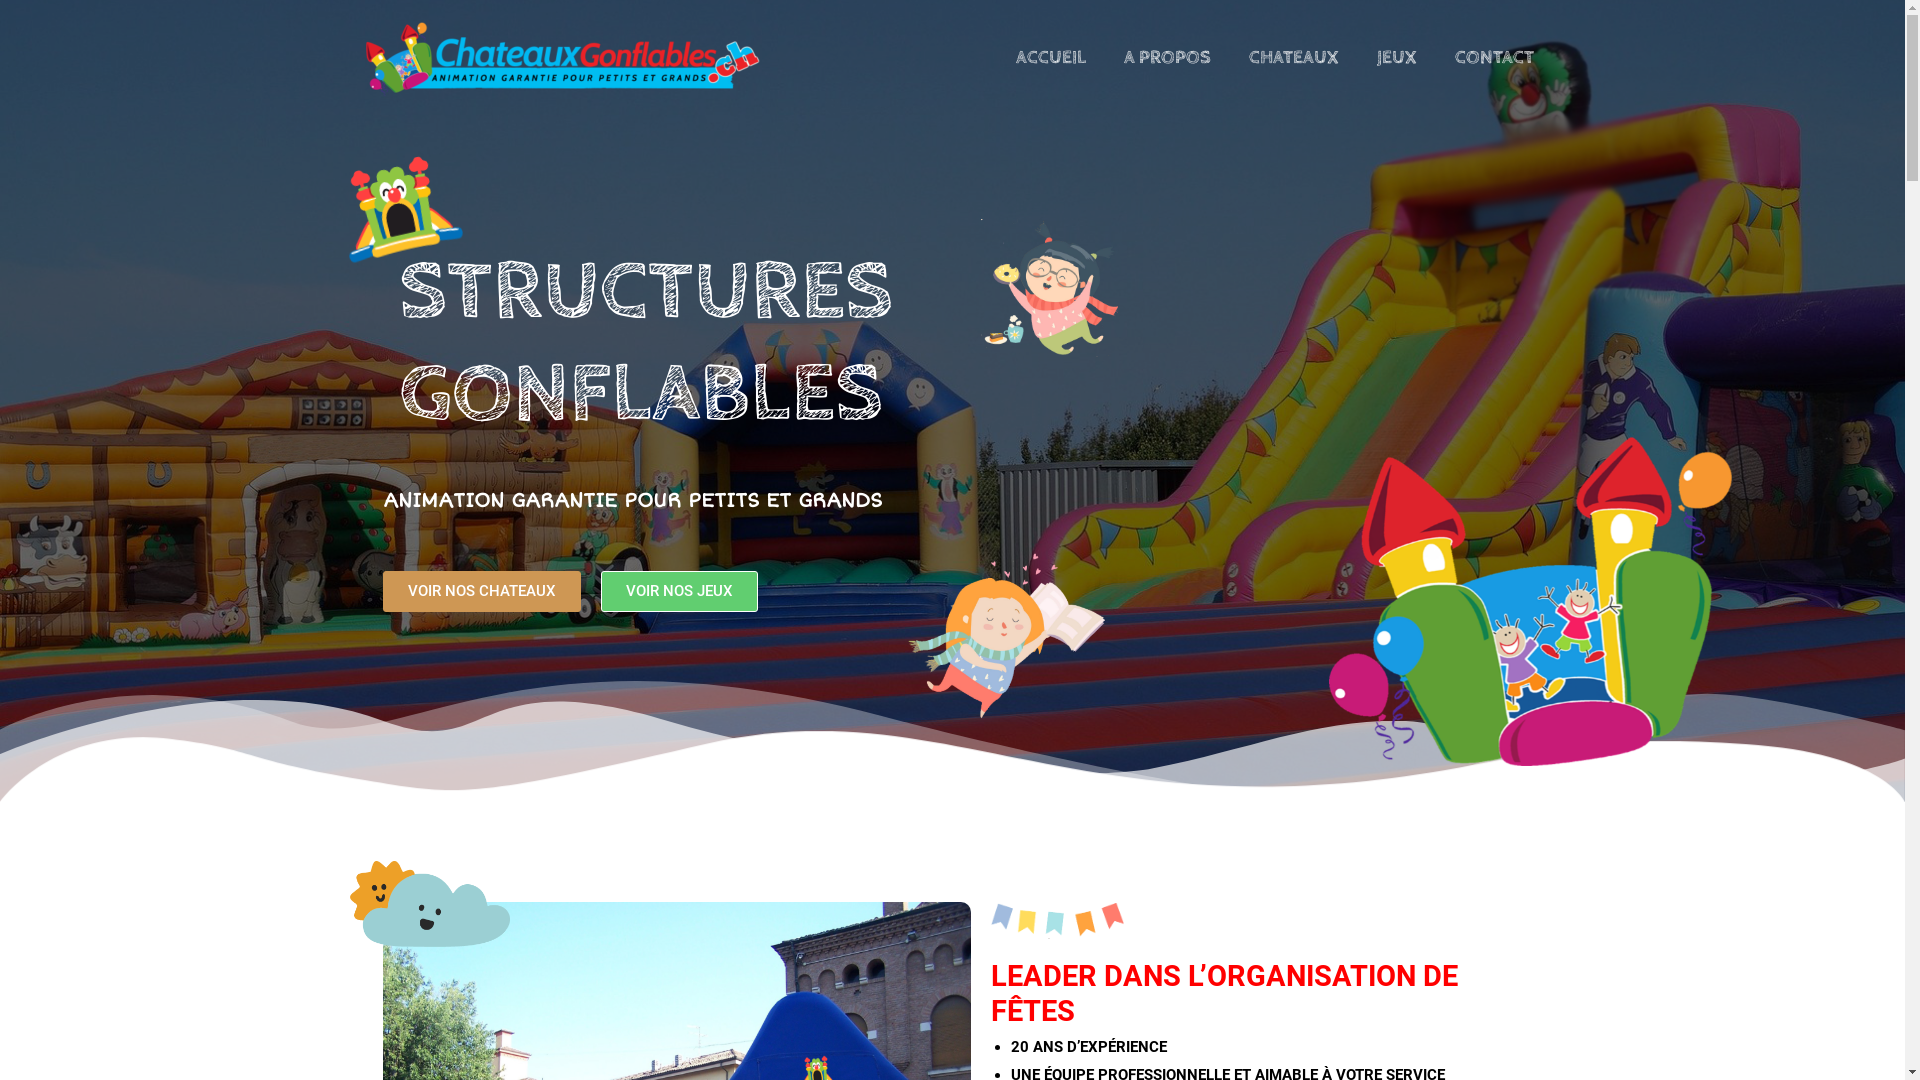  What do you see at coordinates (1166, 56) in the screenshot?
I see `'A PROPOS'` at bounding box center [1166, 56].